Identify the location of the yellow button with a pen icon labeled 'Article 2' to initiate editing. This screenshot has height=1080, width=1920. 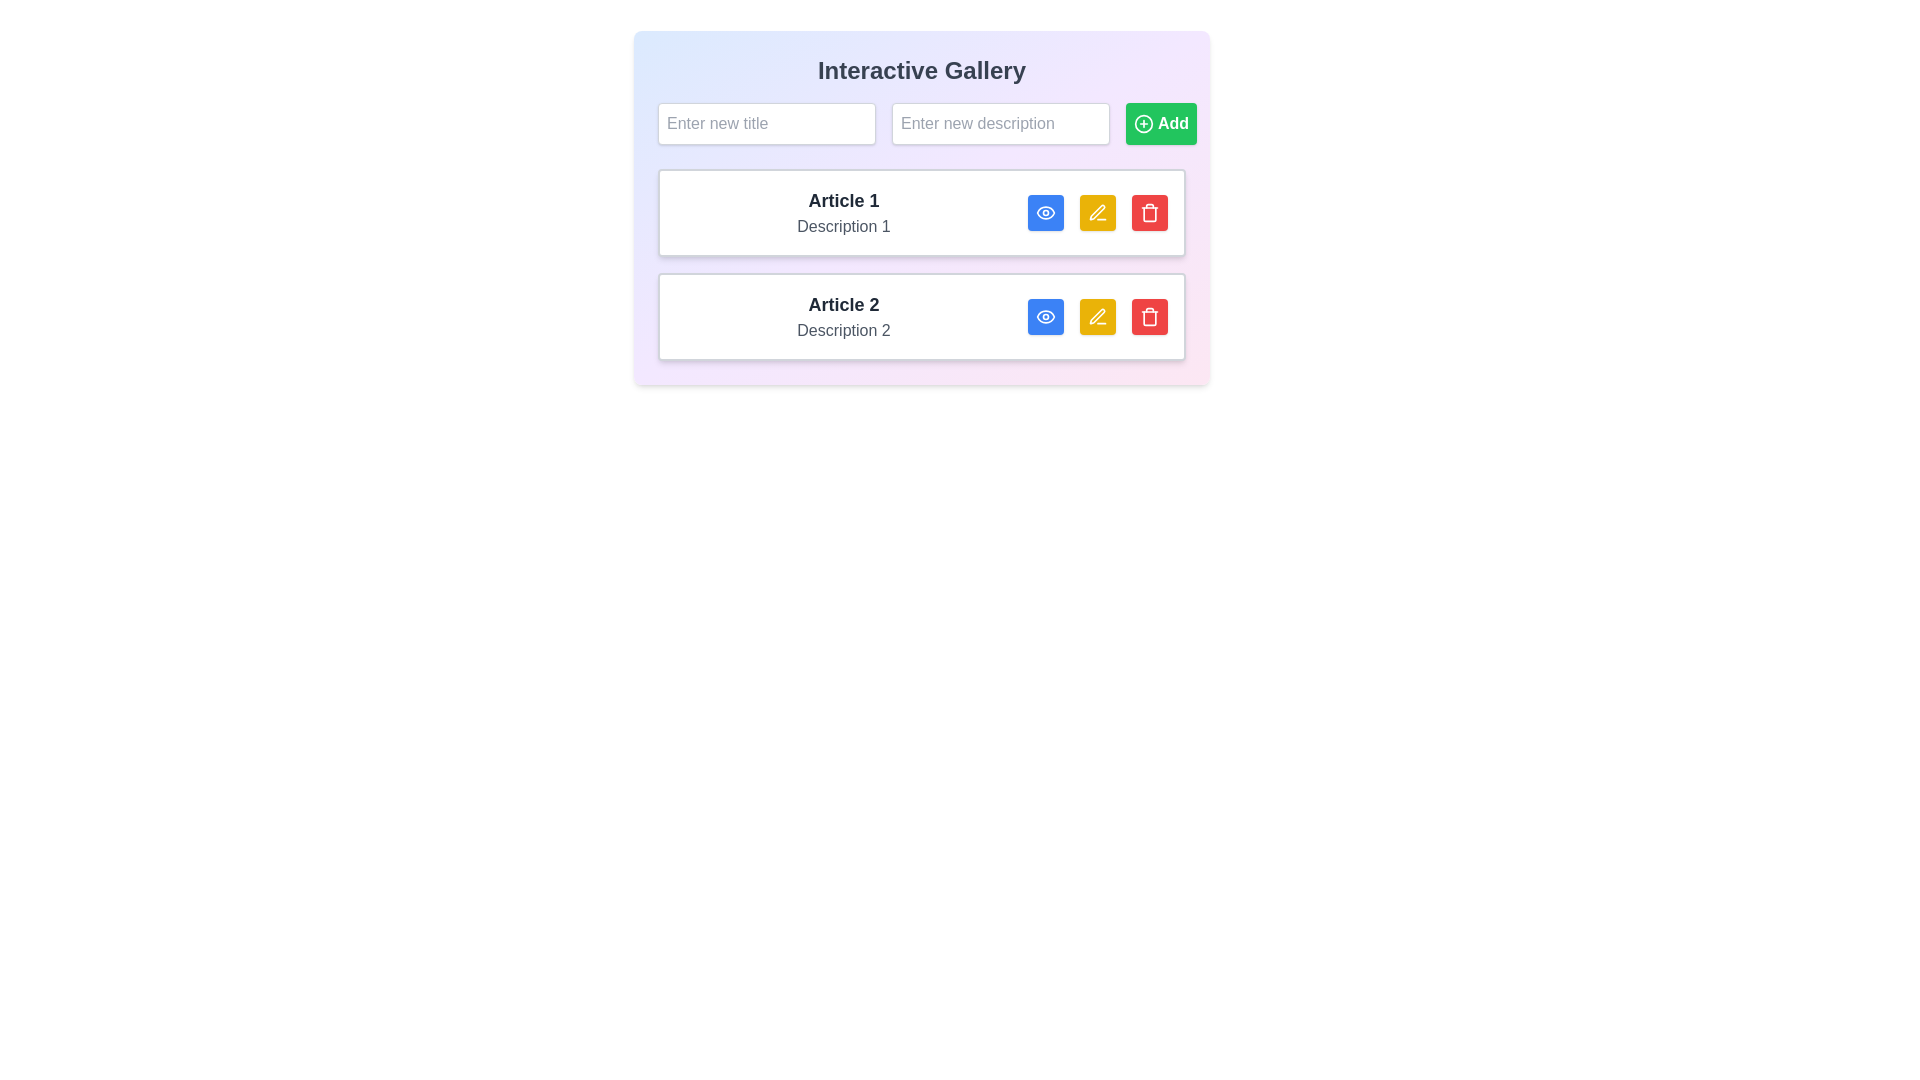
(1097, 315).